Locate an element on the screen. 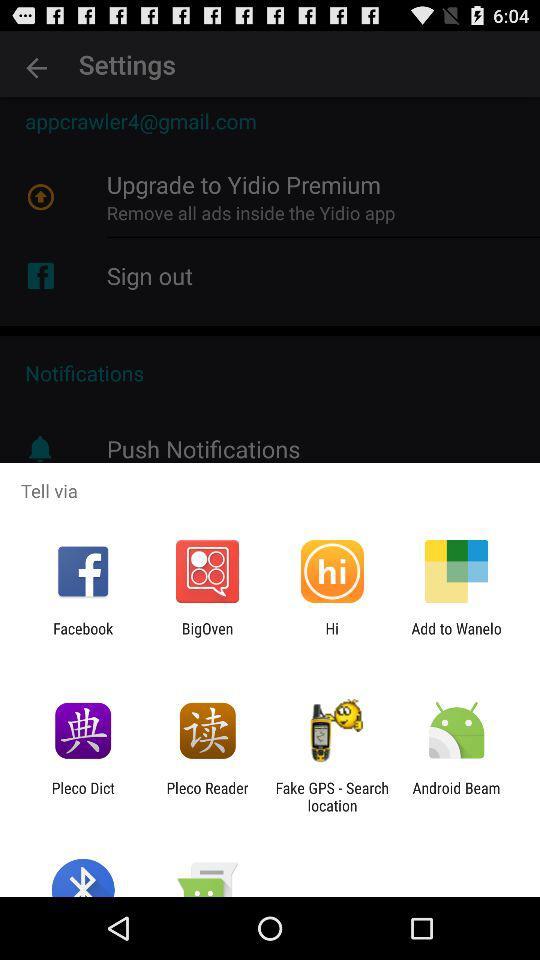  app next to android beam item is located at coordinates (332, 796).